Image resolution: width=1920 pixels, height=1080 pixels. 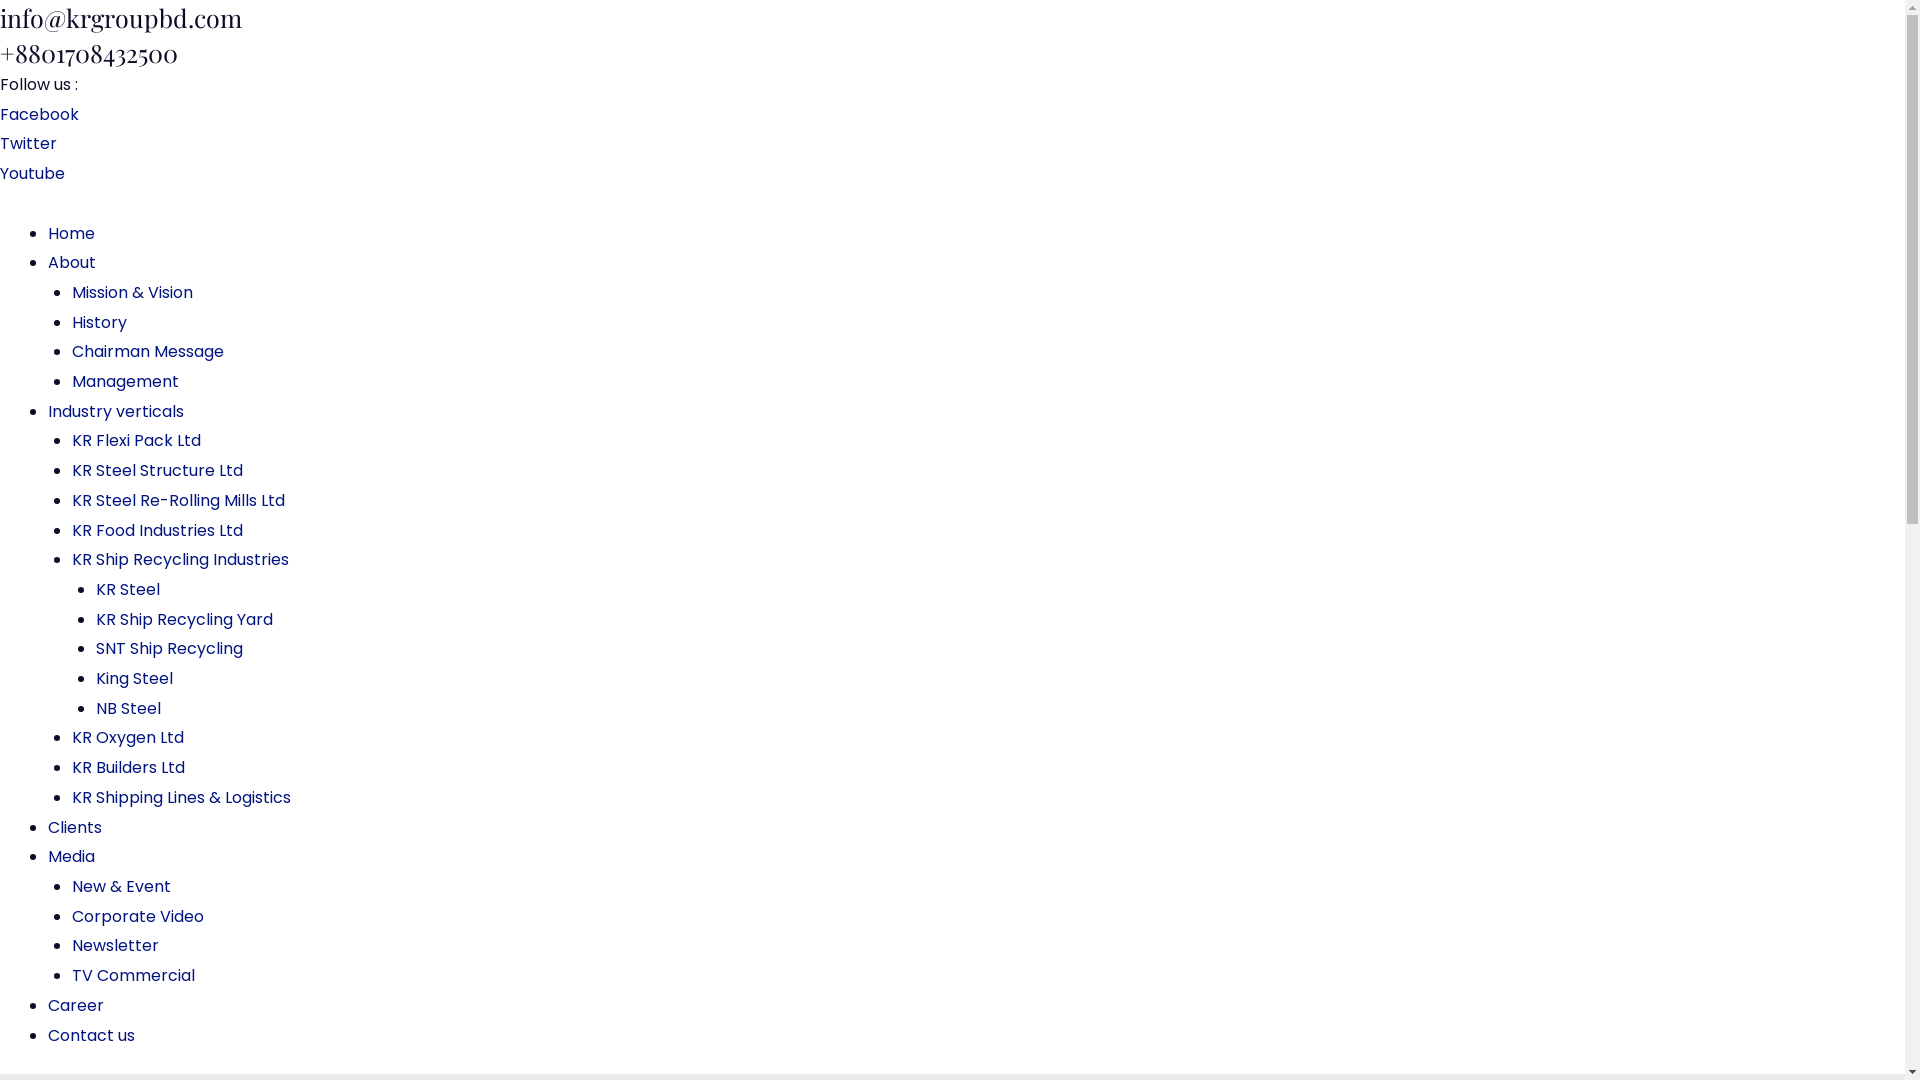 What do you see at coordinates (181, 796) in the screenshot?
I see `'KR Shipping Lines & Logistics'` at bounding box center [181, 796].